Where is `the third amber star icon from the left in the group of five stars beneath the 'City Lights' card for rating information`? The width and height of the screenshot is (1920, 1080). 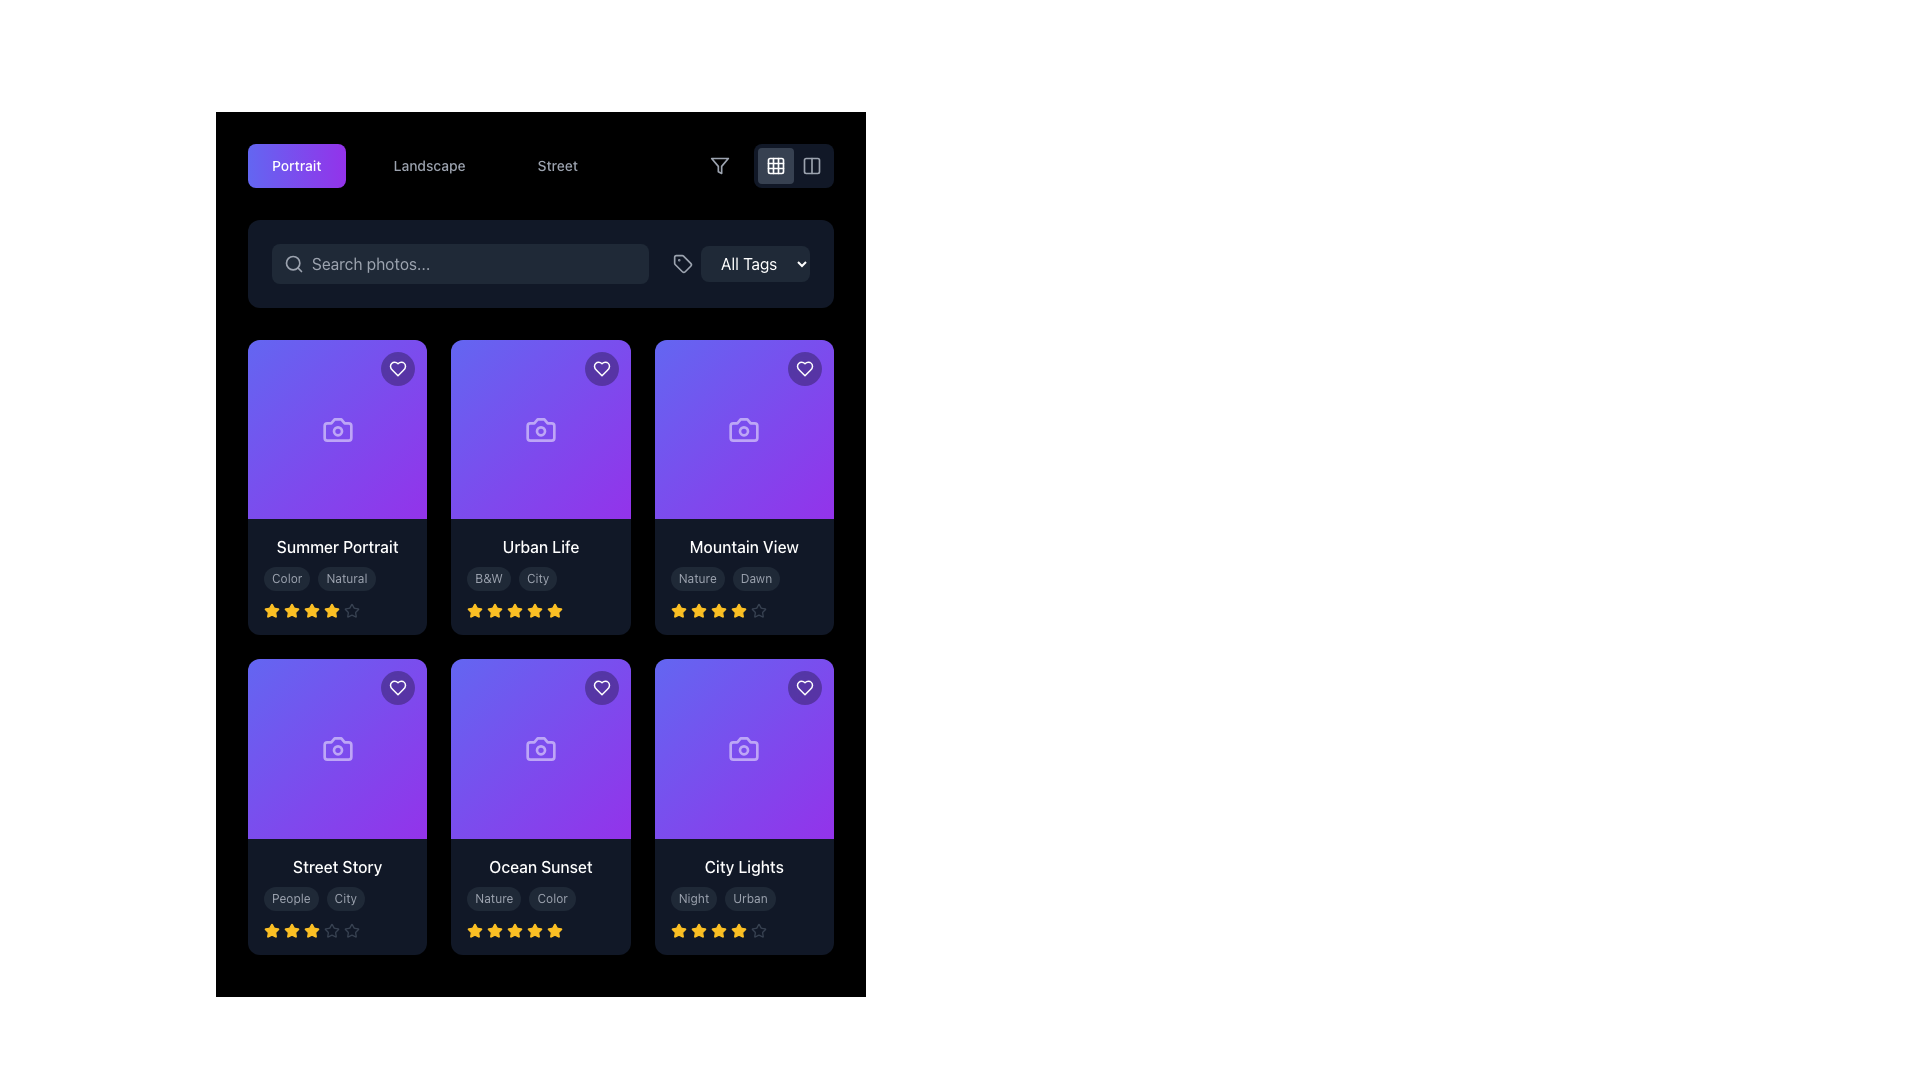
the third amber star icon from the left in the group of five stars beneath the 'City Lights' card for rating information is located at coordinates (698, 930).